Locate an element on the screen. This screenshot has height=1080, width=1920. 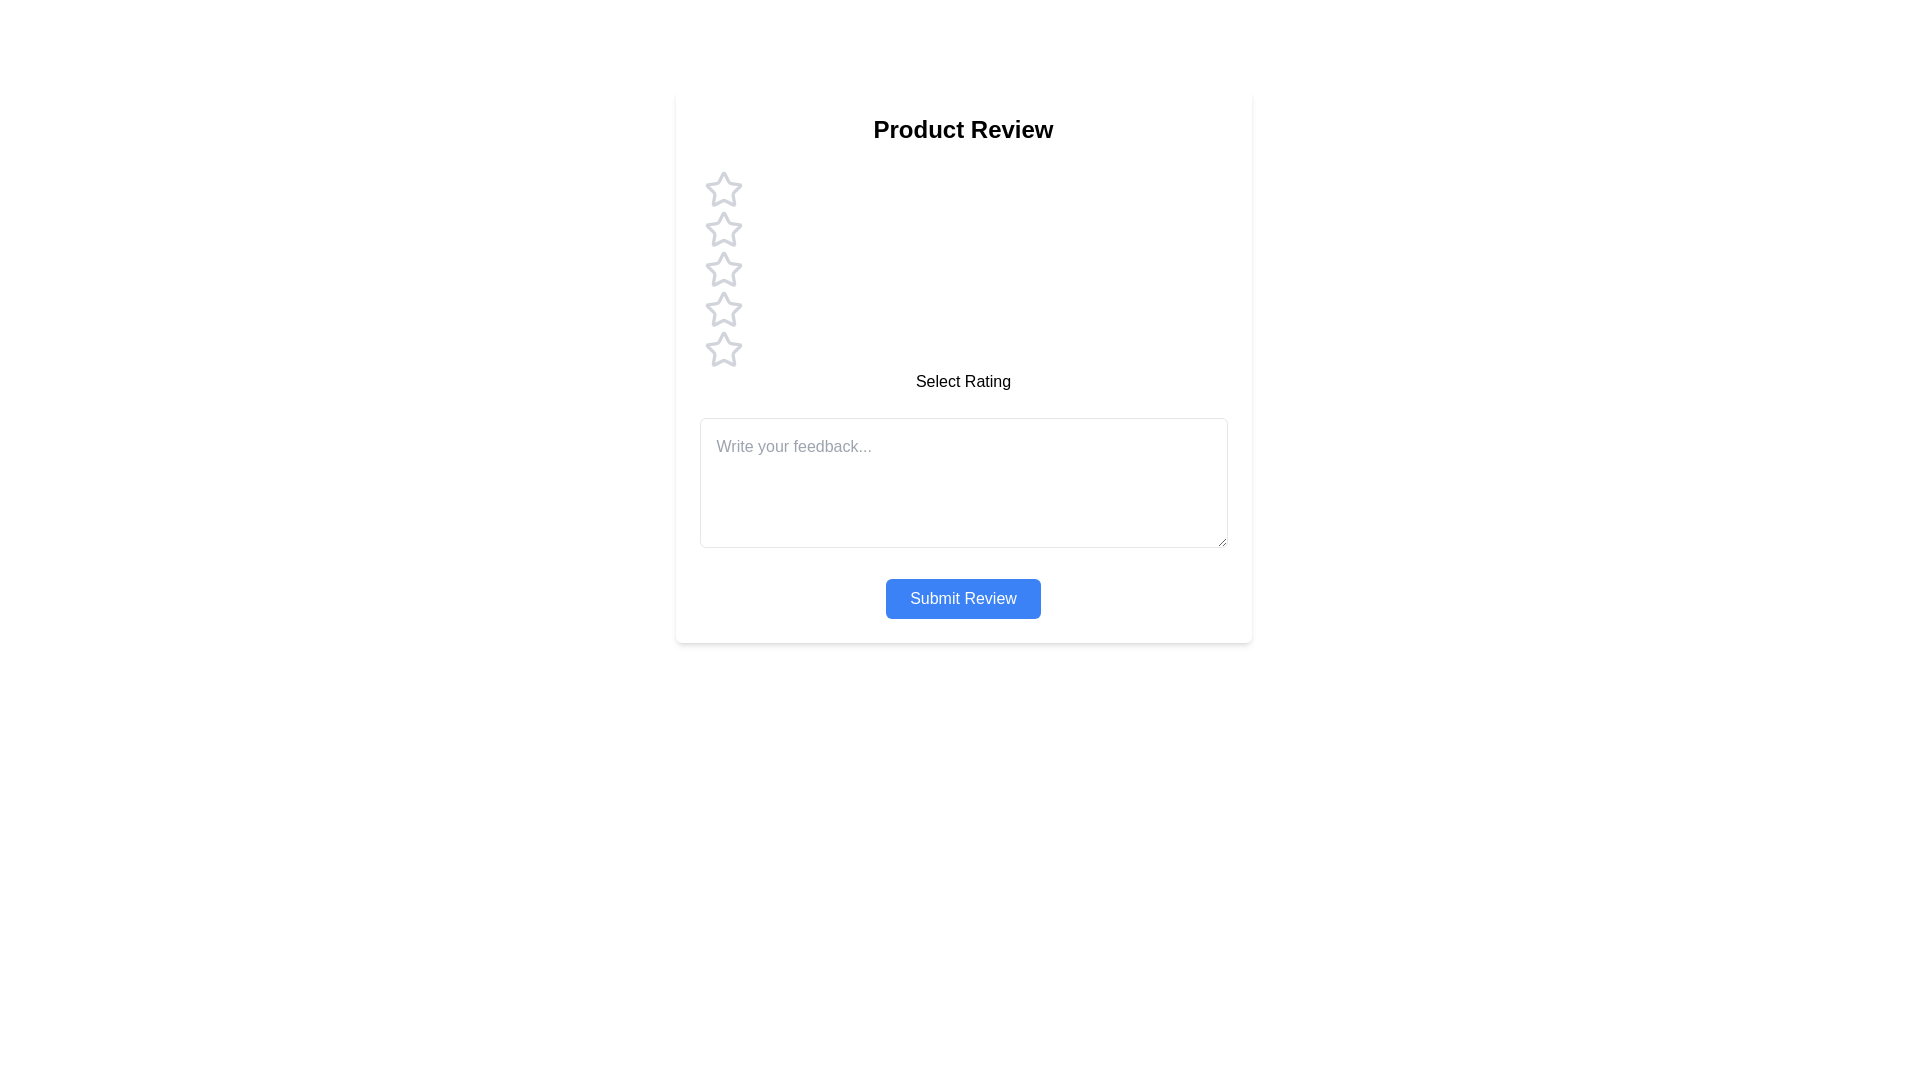
to select text within the multiline text input field located below 'Select Rating' and above the 'Submit Review' button is located at coordinates (963, 482).